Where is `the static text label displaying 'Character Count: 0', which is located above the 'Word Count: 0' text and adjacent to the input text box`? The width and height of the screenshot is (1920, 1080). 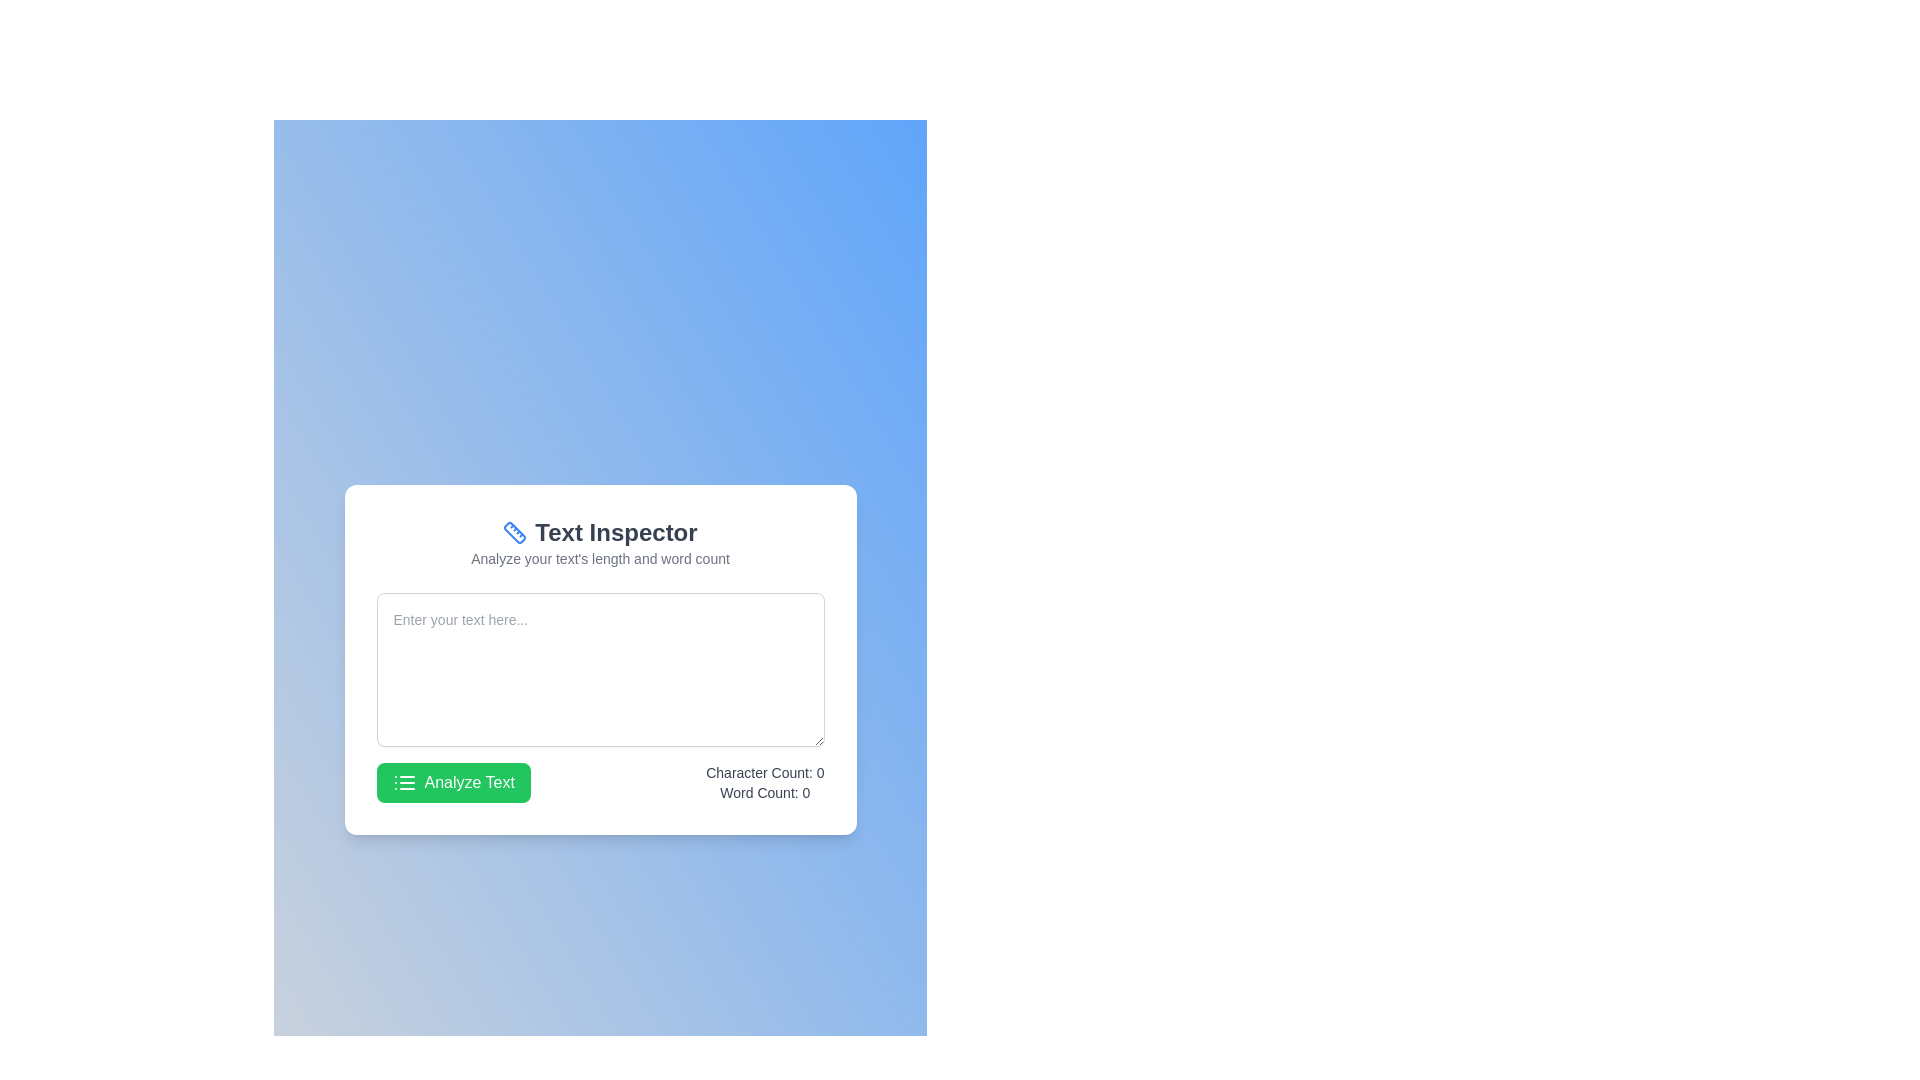
the static text label displaying 'Character Count: 0', which is located above the 'Word Count: 0' text and adjacent to the input text box is located at coordinates (764, 771).